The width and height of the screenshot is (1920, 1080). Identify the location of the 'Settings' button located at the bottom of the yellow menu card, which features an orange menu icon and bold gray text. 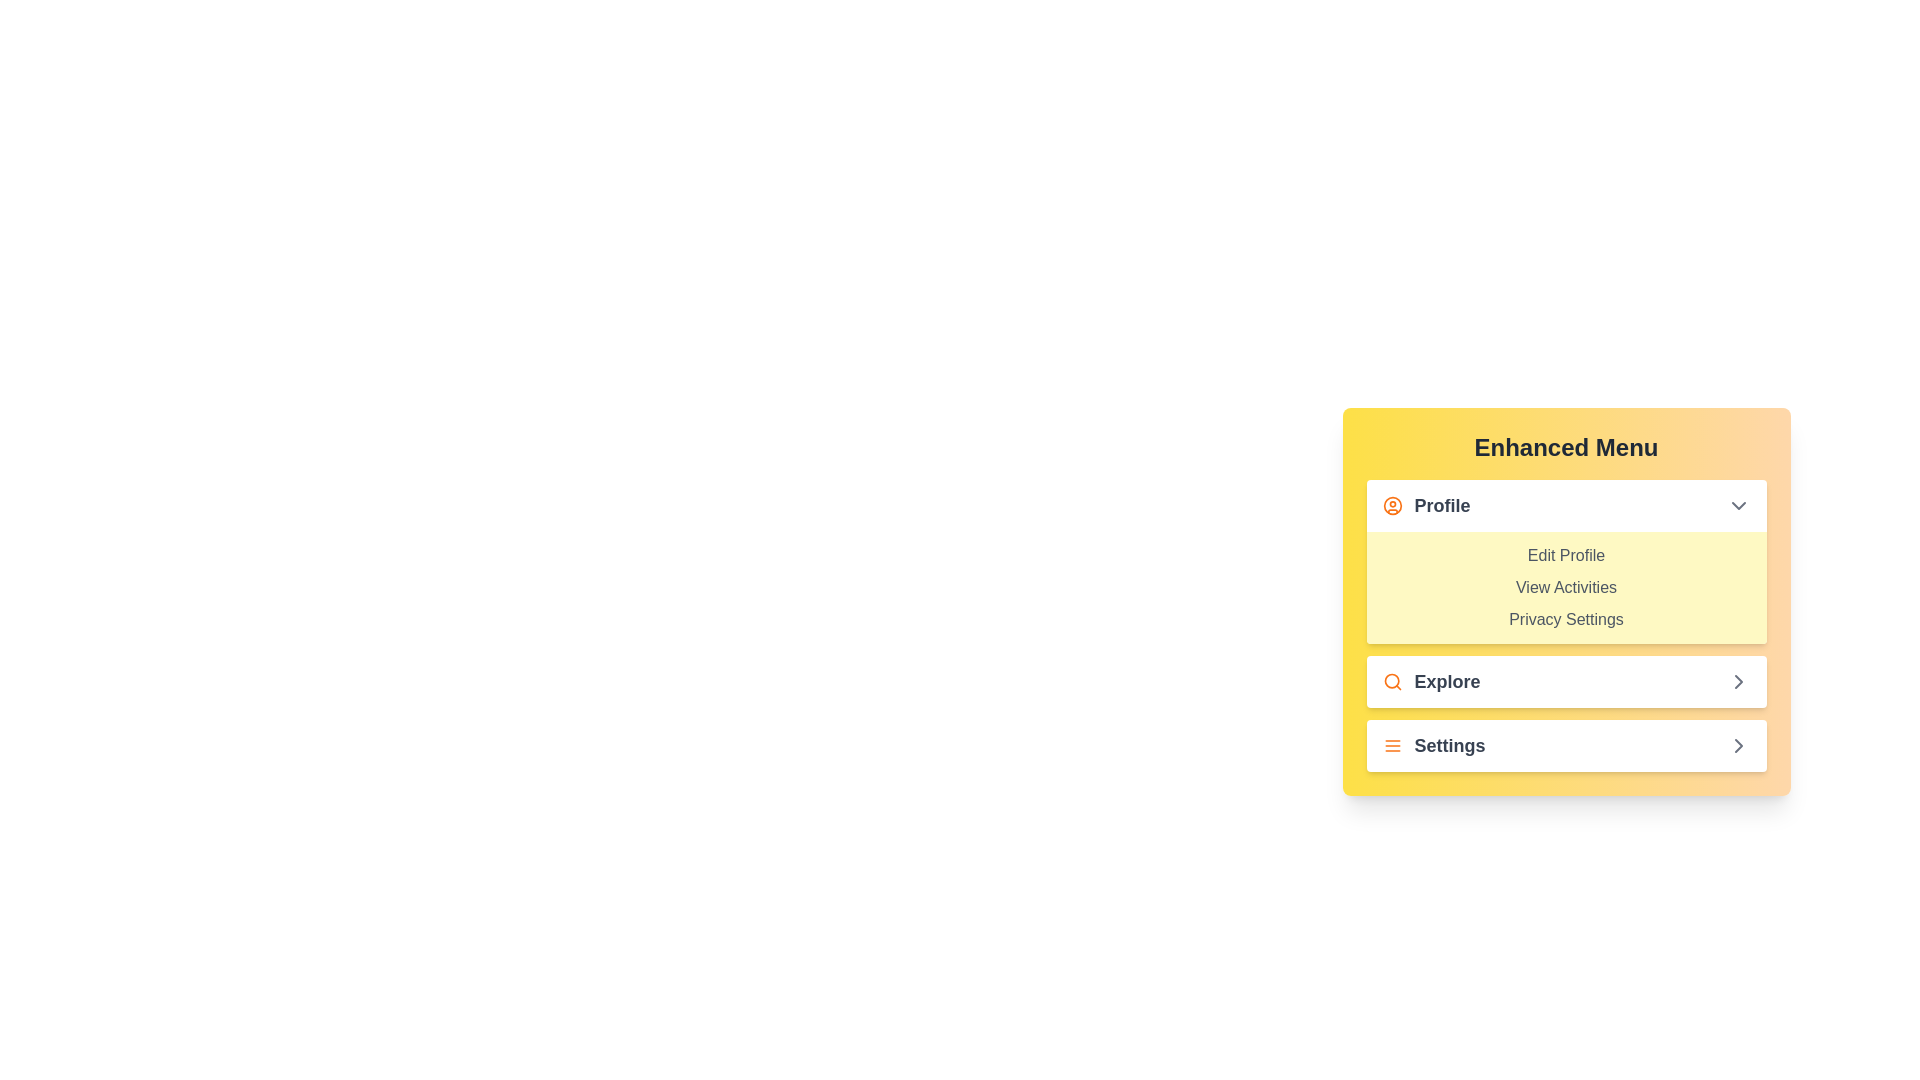
(1433, 745).